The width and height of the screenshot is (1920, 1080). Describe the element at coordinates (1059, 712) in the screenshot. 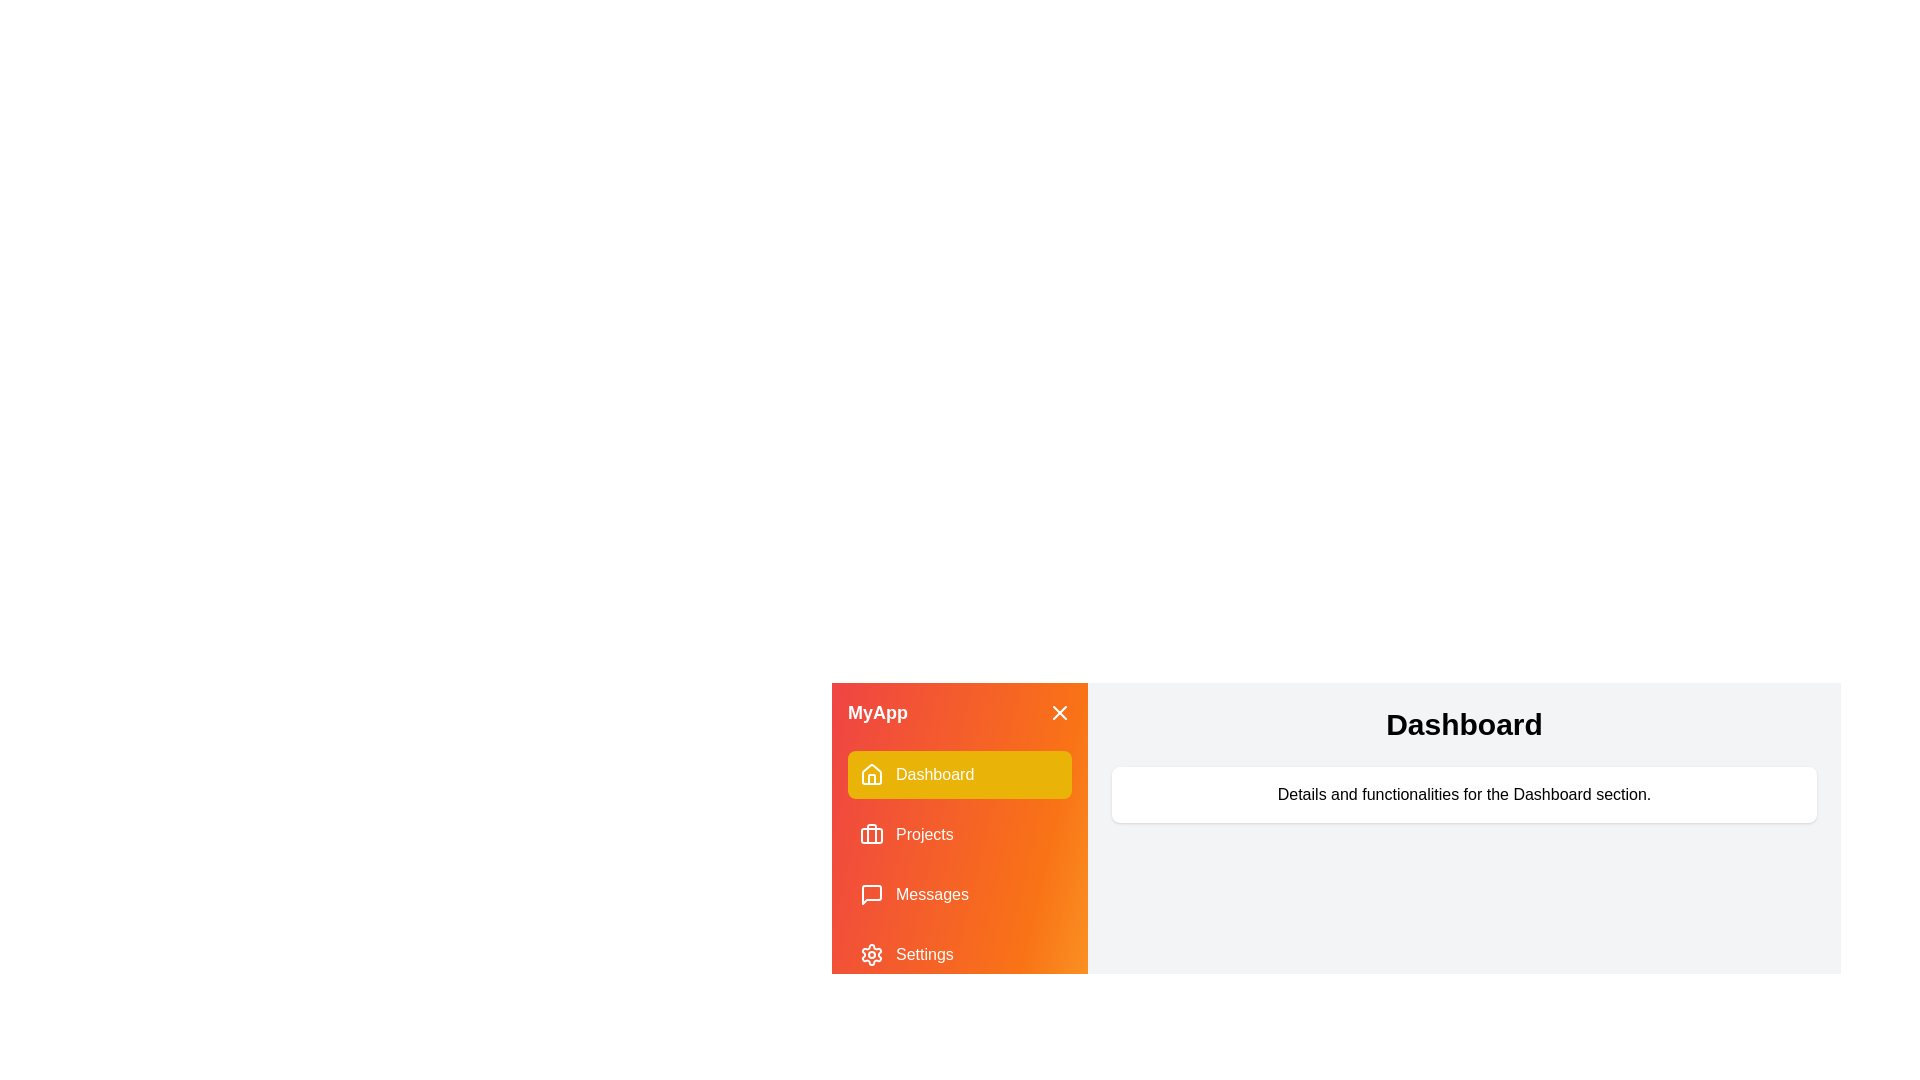

I see `toggle button at the top-right corner of the drawer to toggle it open or closed` at that location.